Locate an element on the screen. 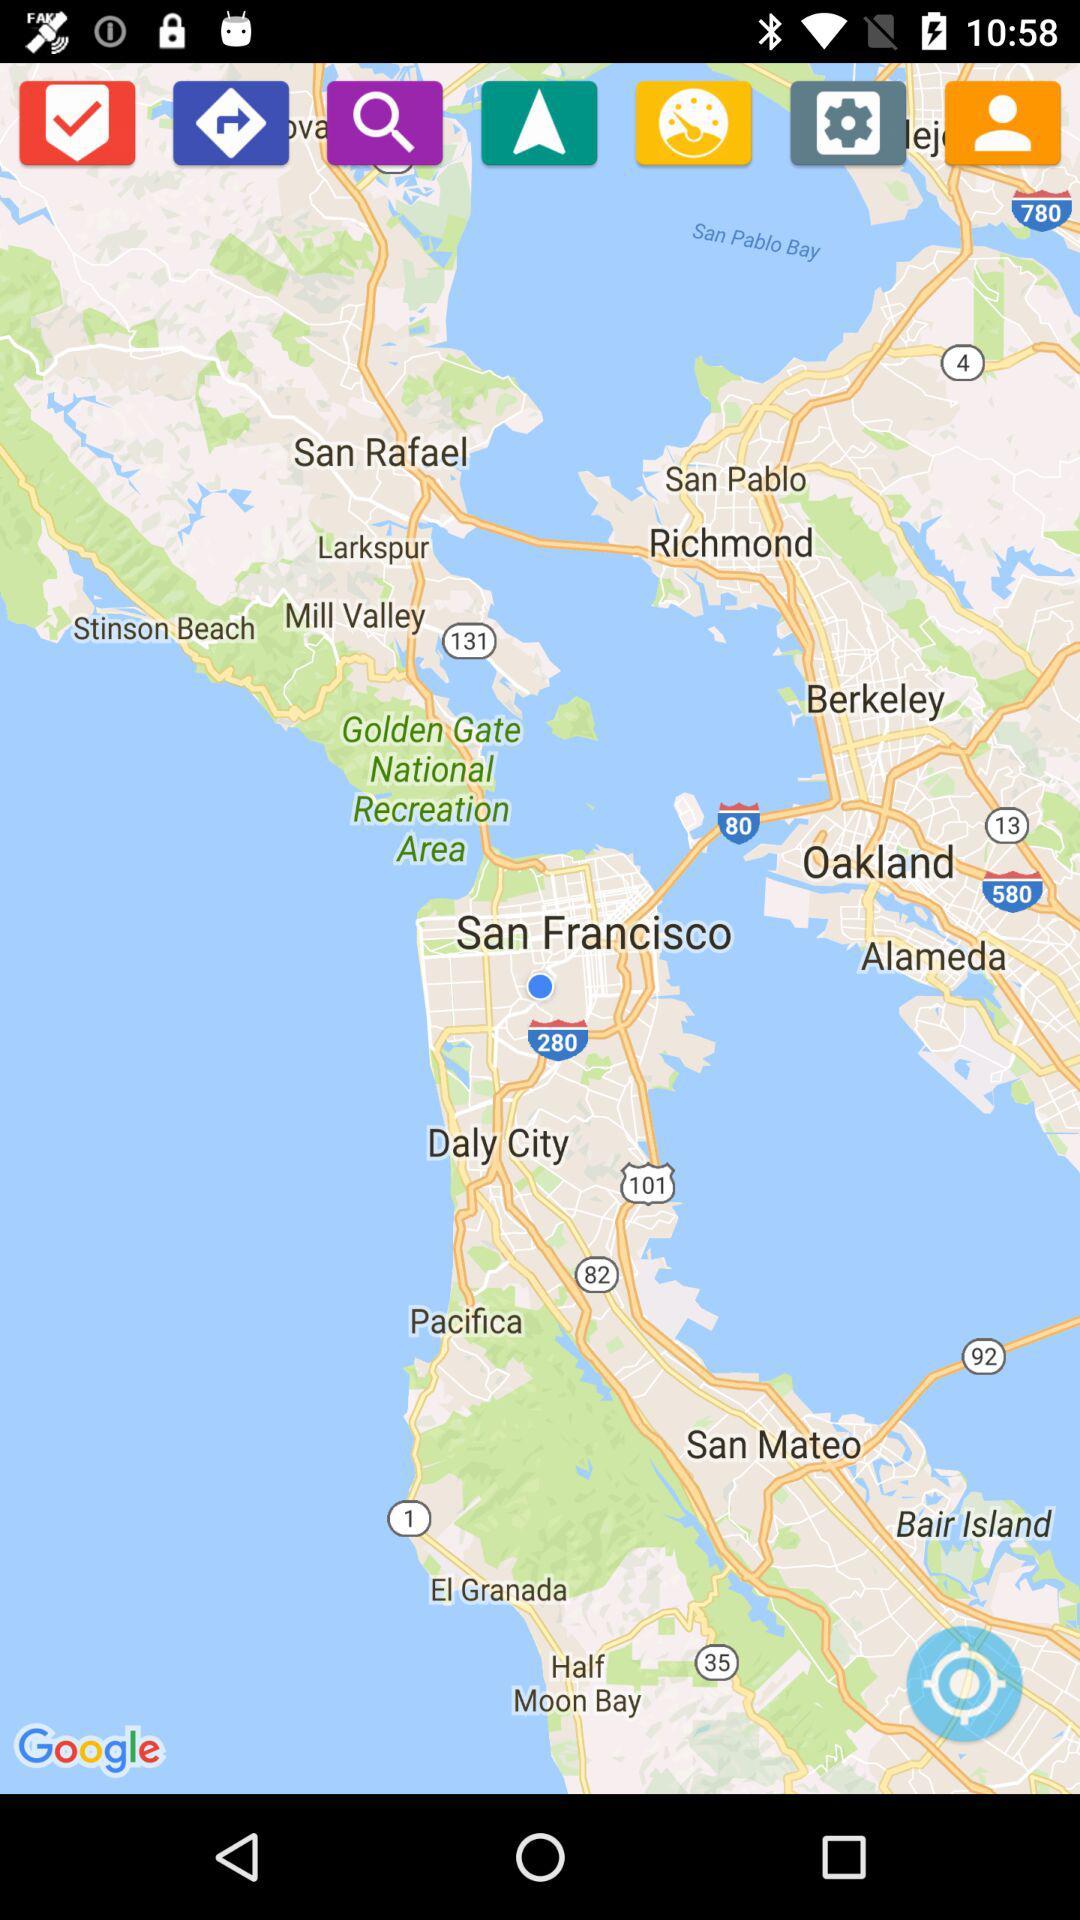 This screenshot has width=1080, height=1920. the avatar icon is located at coordinates (1002, 121).